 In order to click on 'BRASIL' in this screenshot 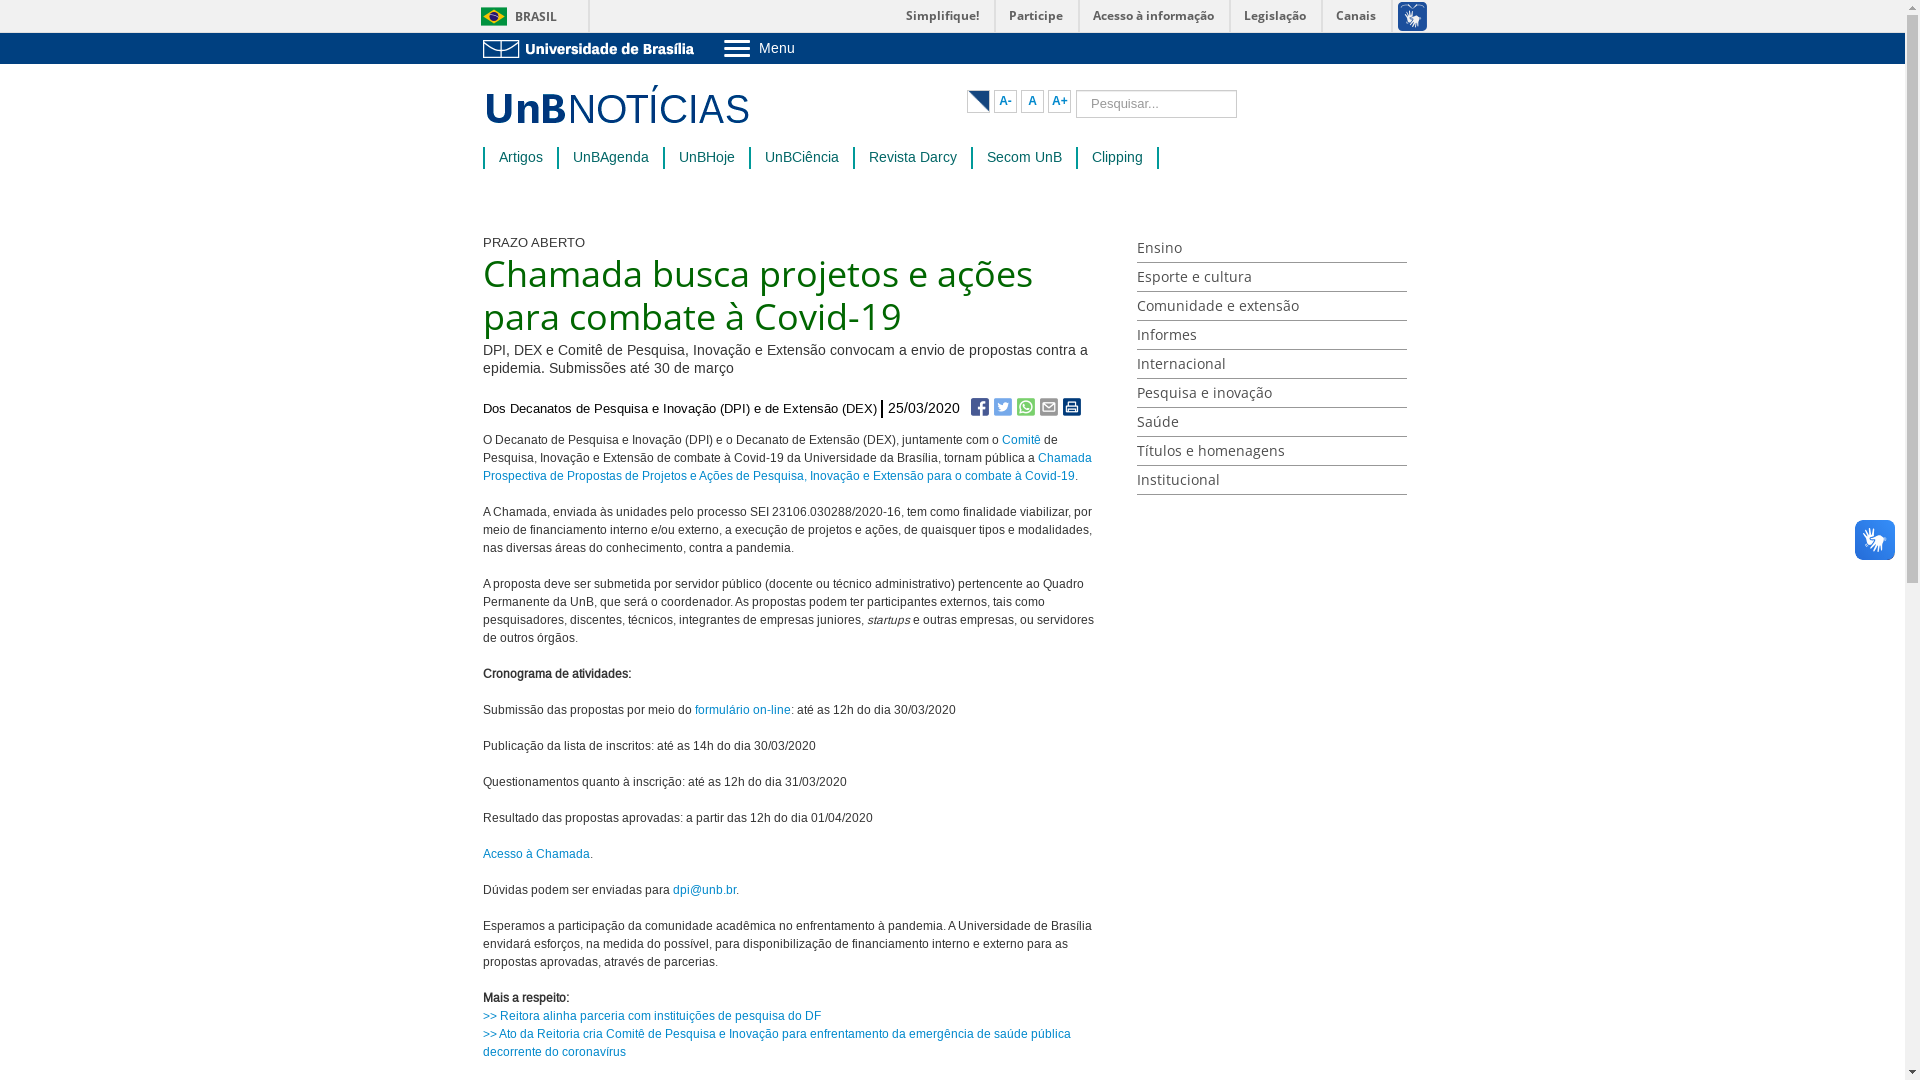, I will do `click(514, 16)`.